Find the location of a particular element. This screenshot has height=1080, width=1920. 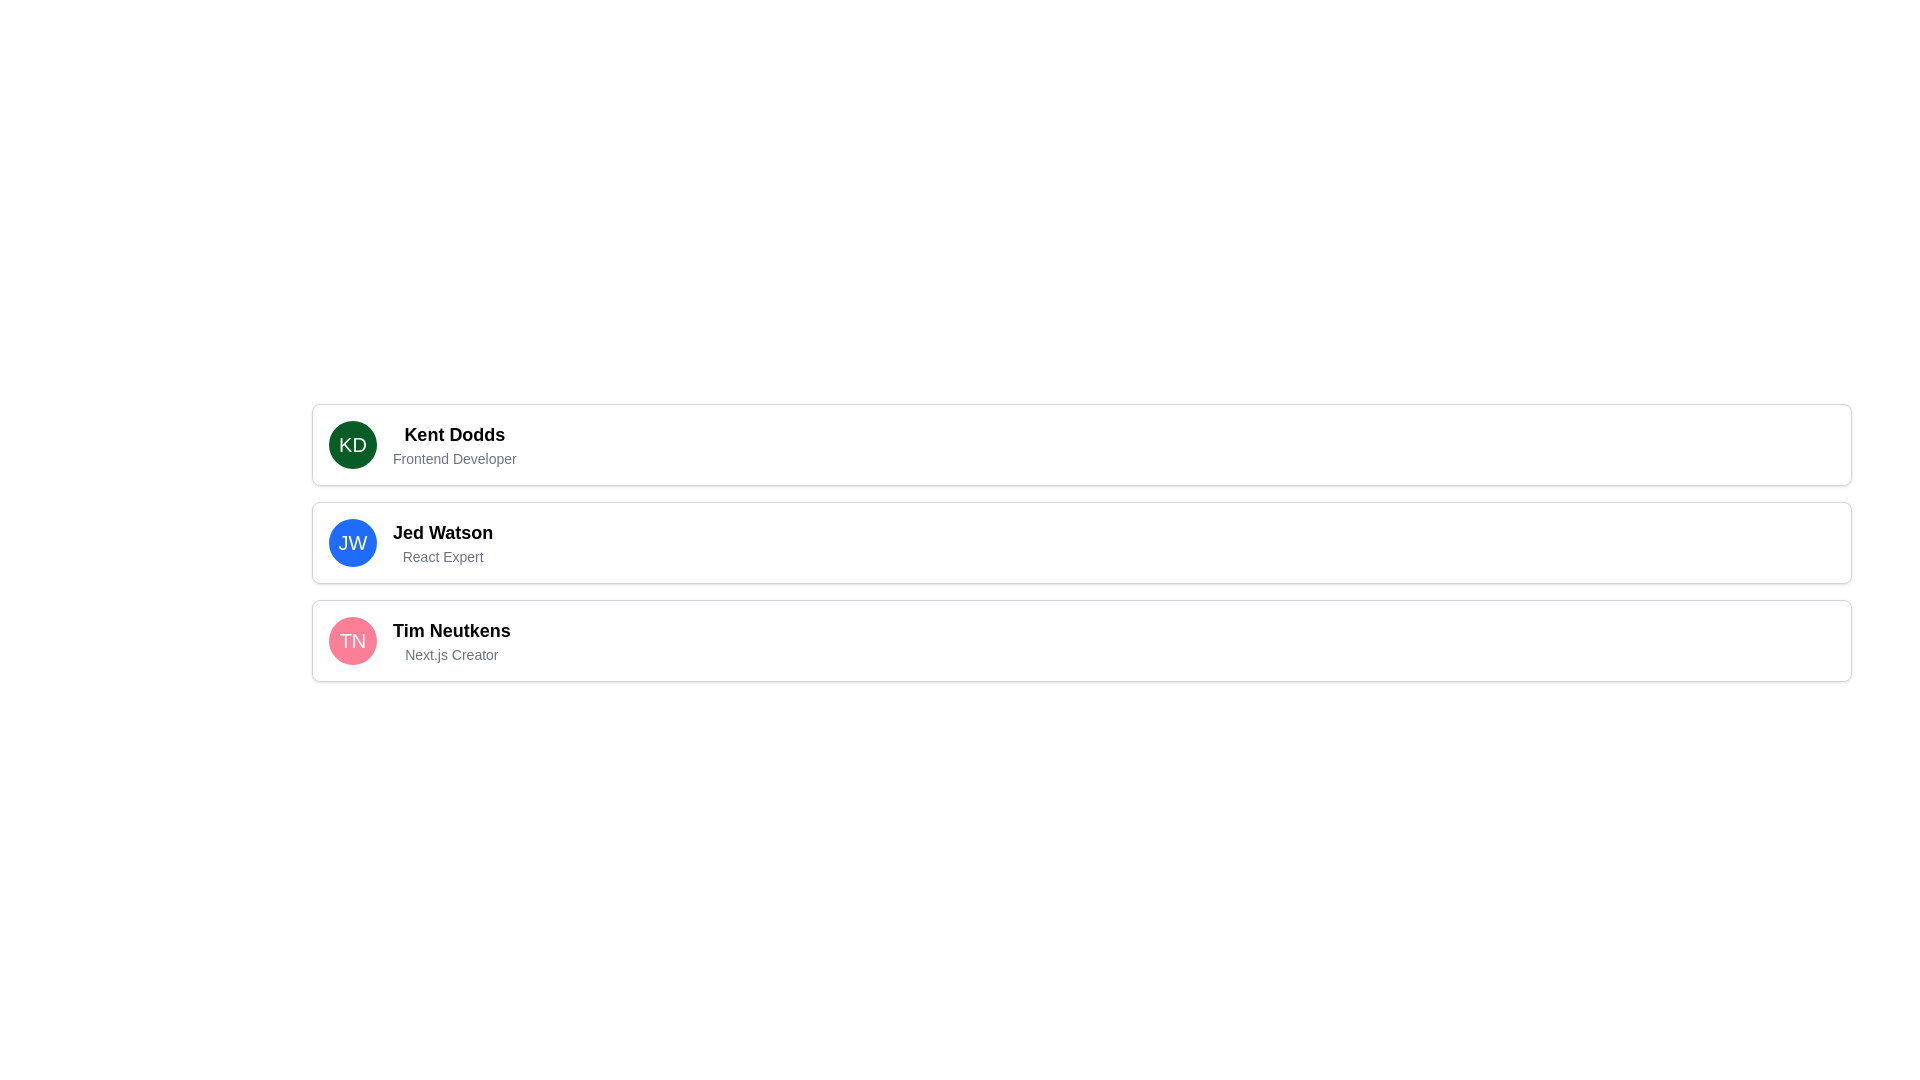

the title text display in the third profile card that shows the individual's name is located at coordinates (450, 631).